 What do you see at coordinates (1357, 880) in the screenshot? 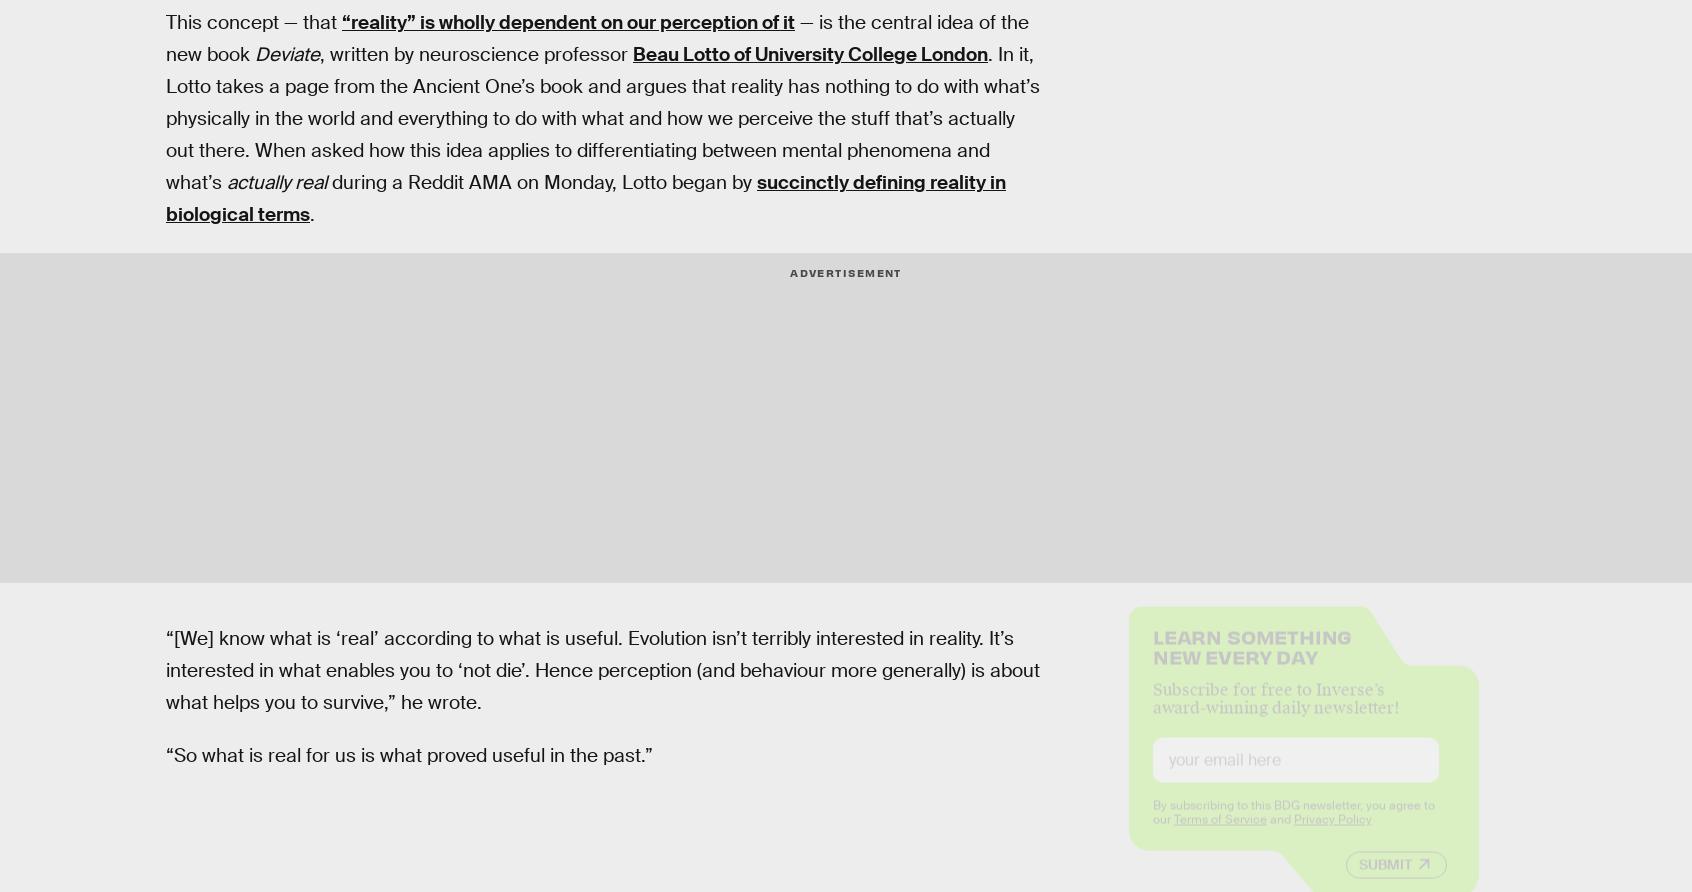
I see `'Submit'` at bounding box center [1357, 880].